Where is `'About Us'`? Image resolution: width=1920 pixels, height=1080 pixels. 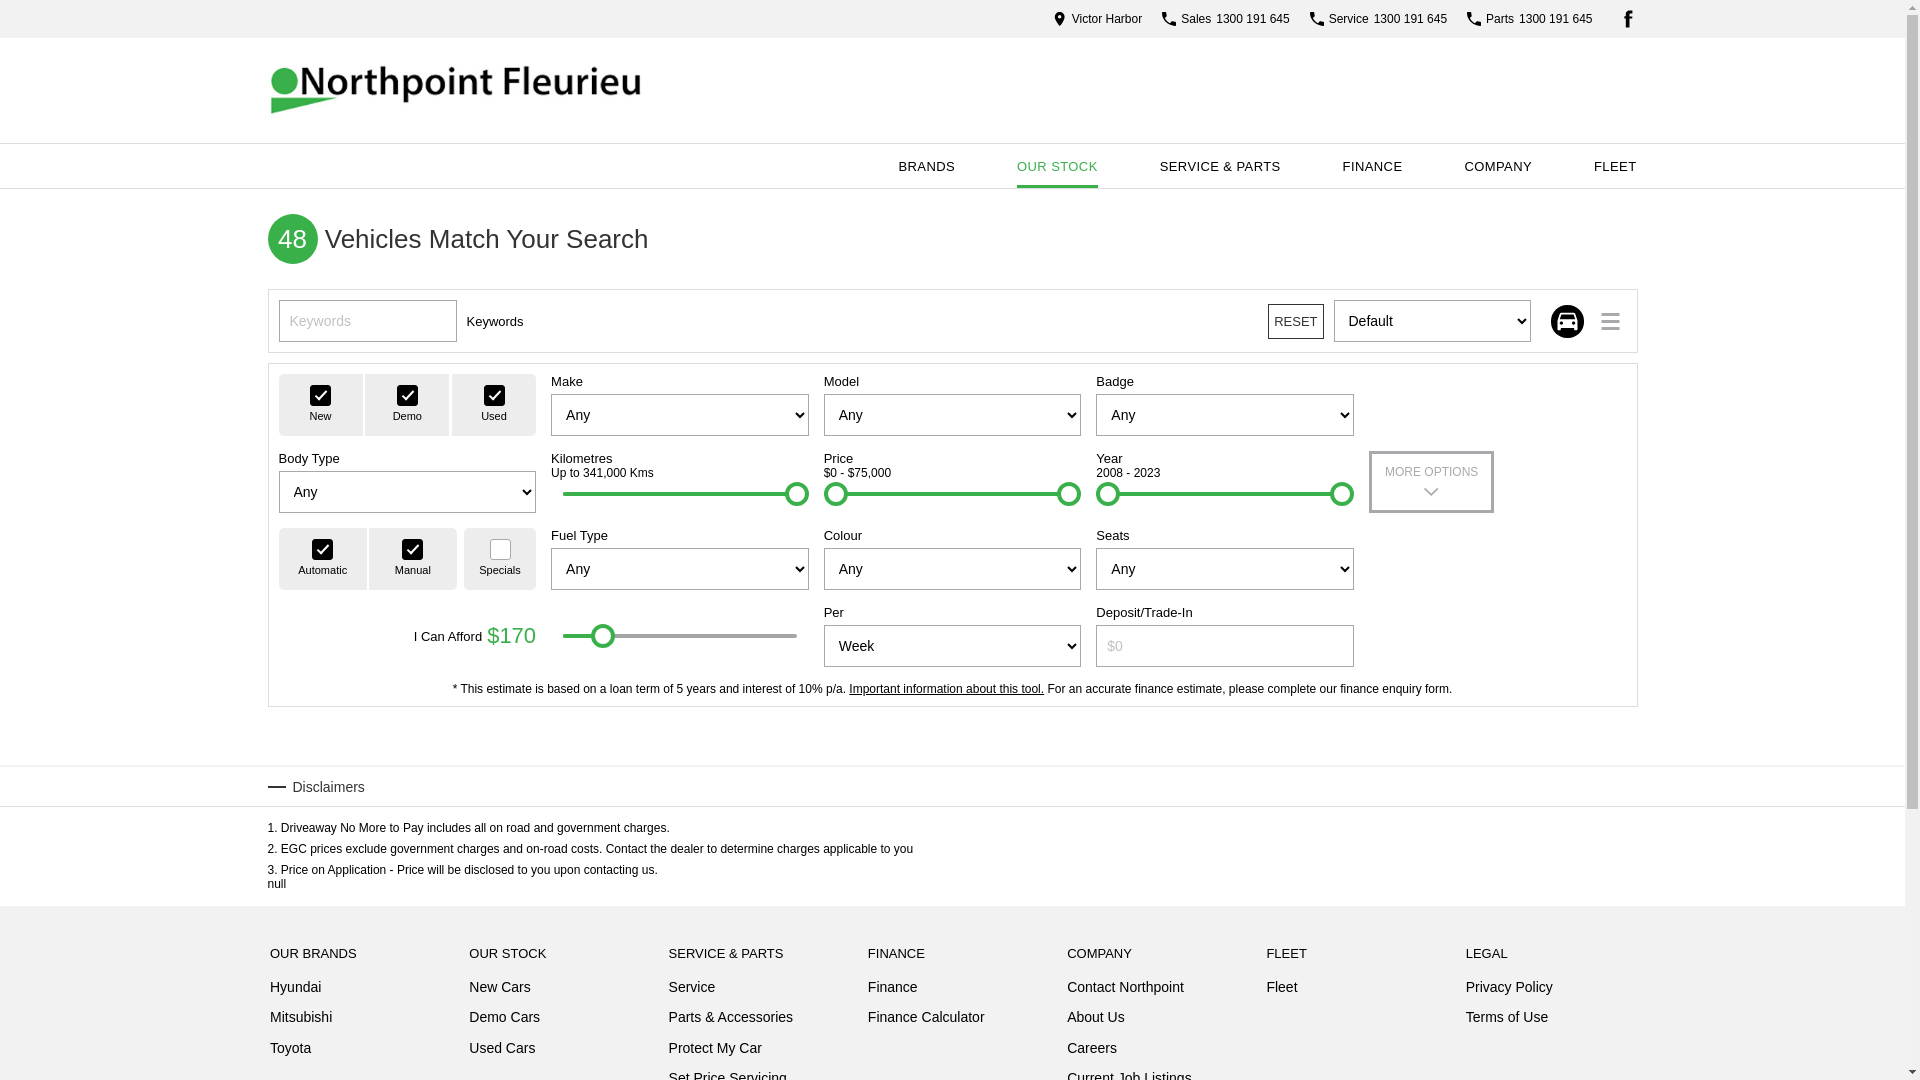 'About Us' is located at coordinates (1094, 1021).